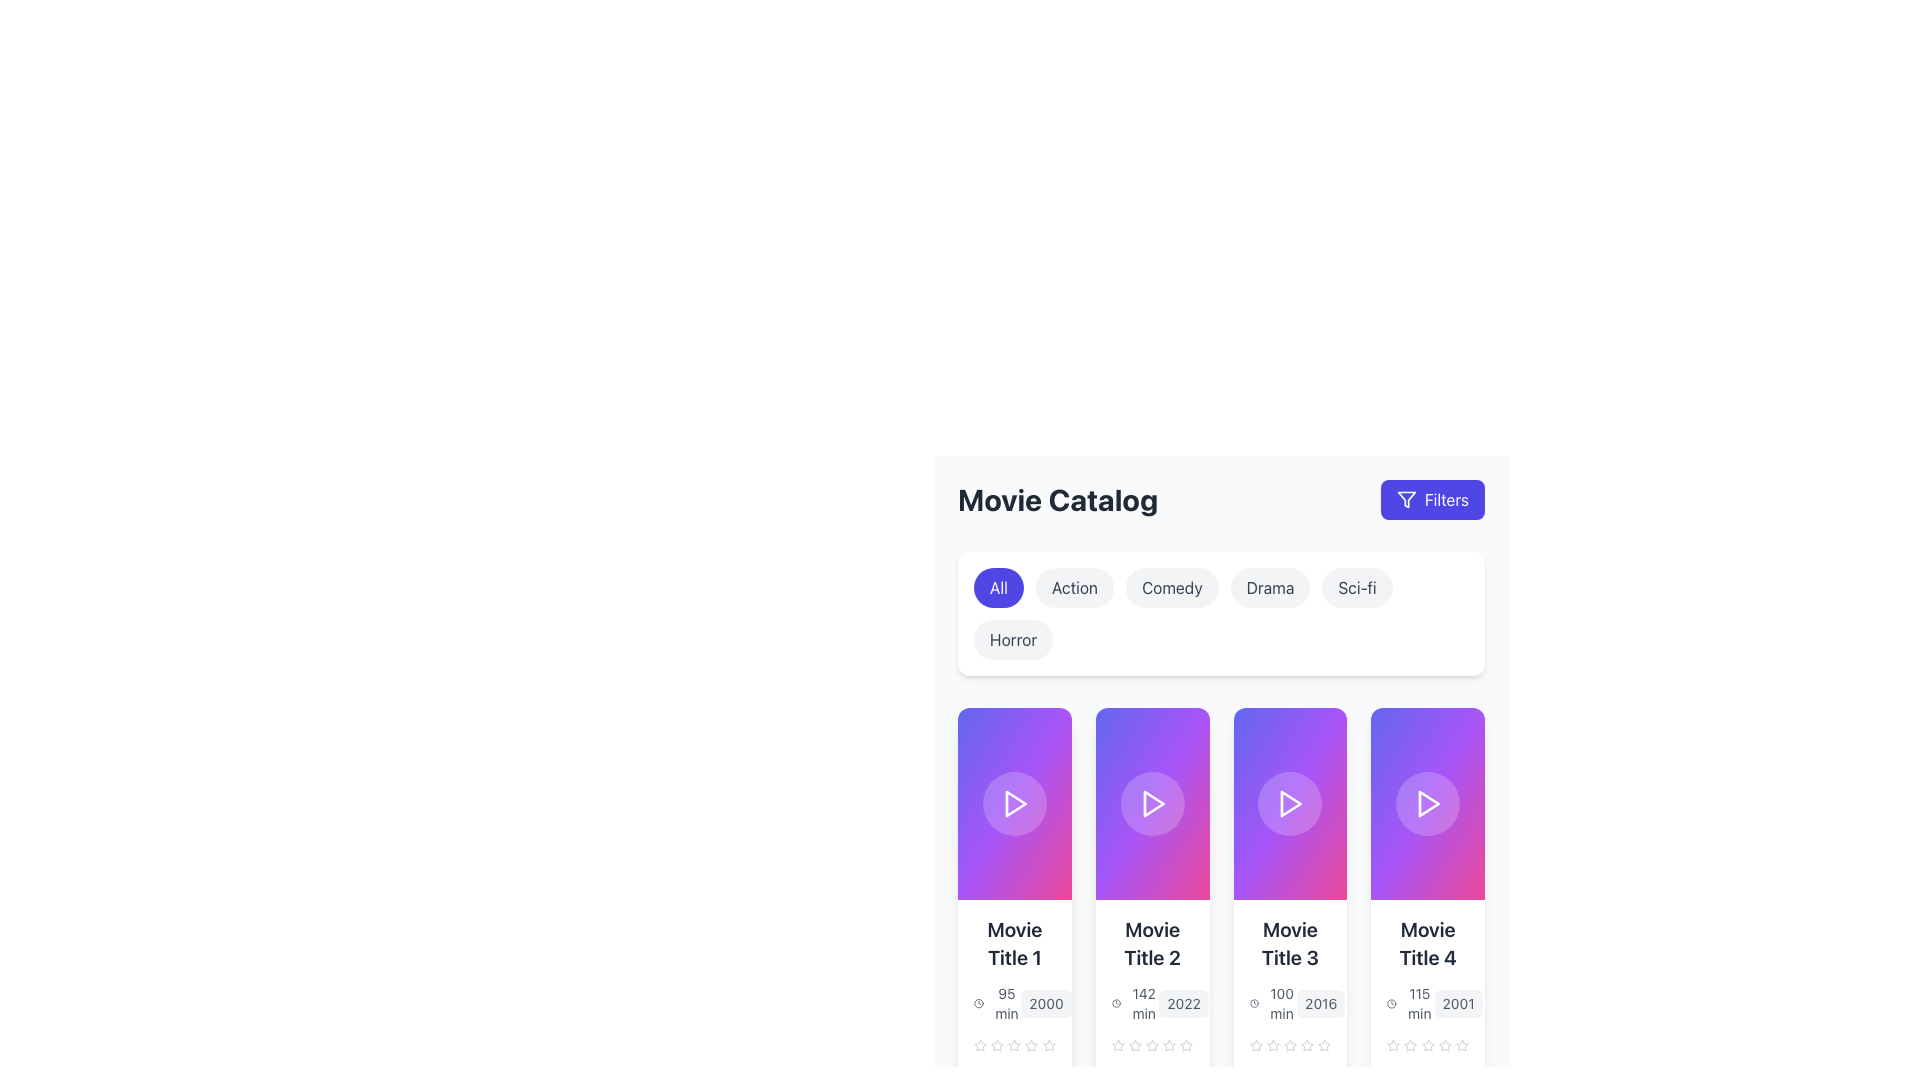 The width and height of the screenshot is (1920, 1080). What do you see at coordinates (1462, 1044) in the screenshot?
I see `the rightmost star in the five-star rating system under the 'Movie Title 4' card` at bounding box center [1462, 1044].